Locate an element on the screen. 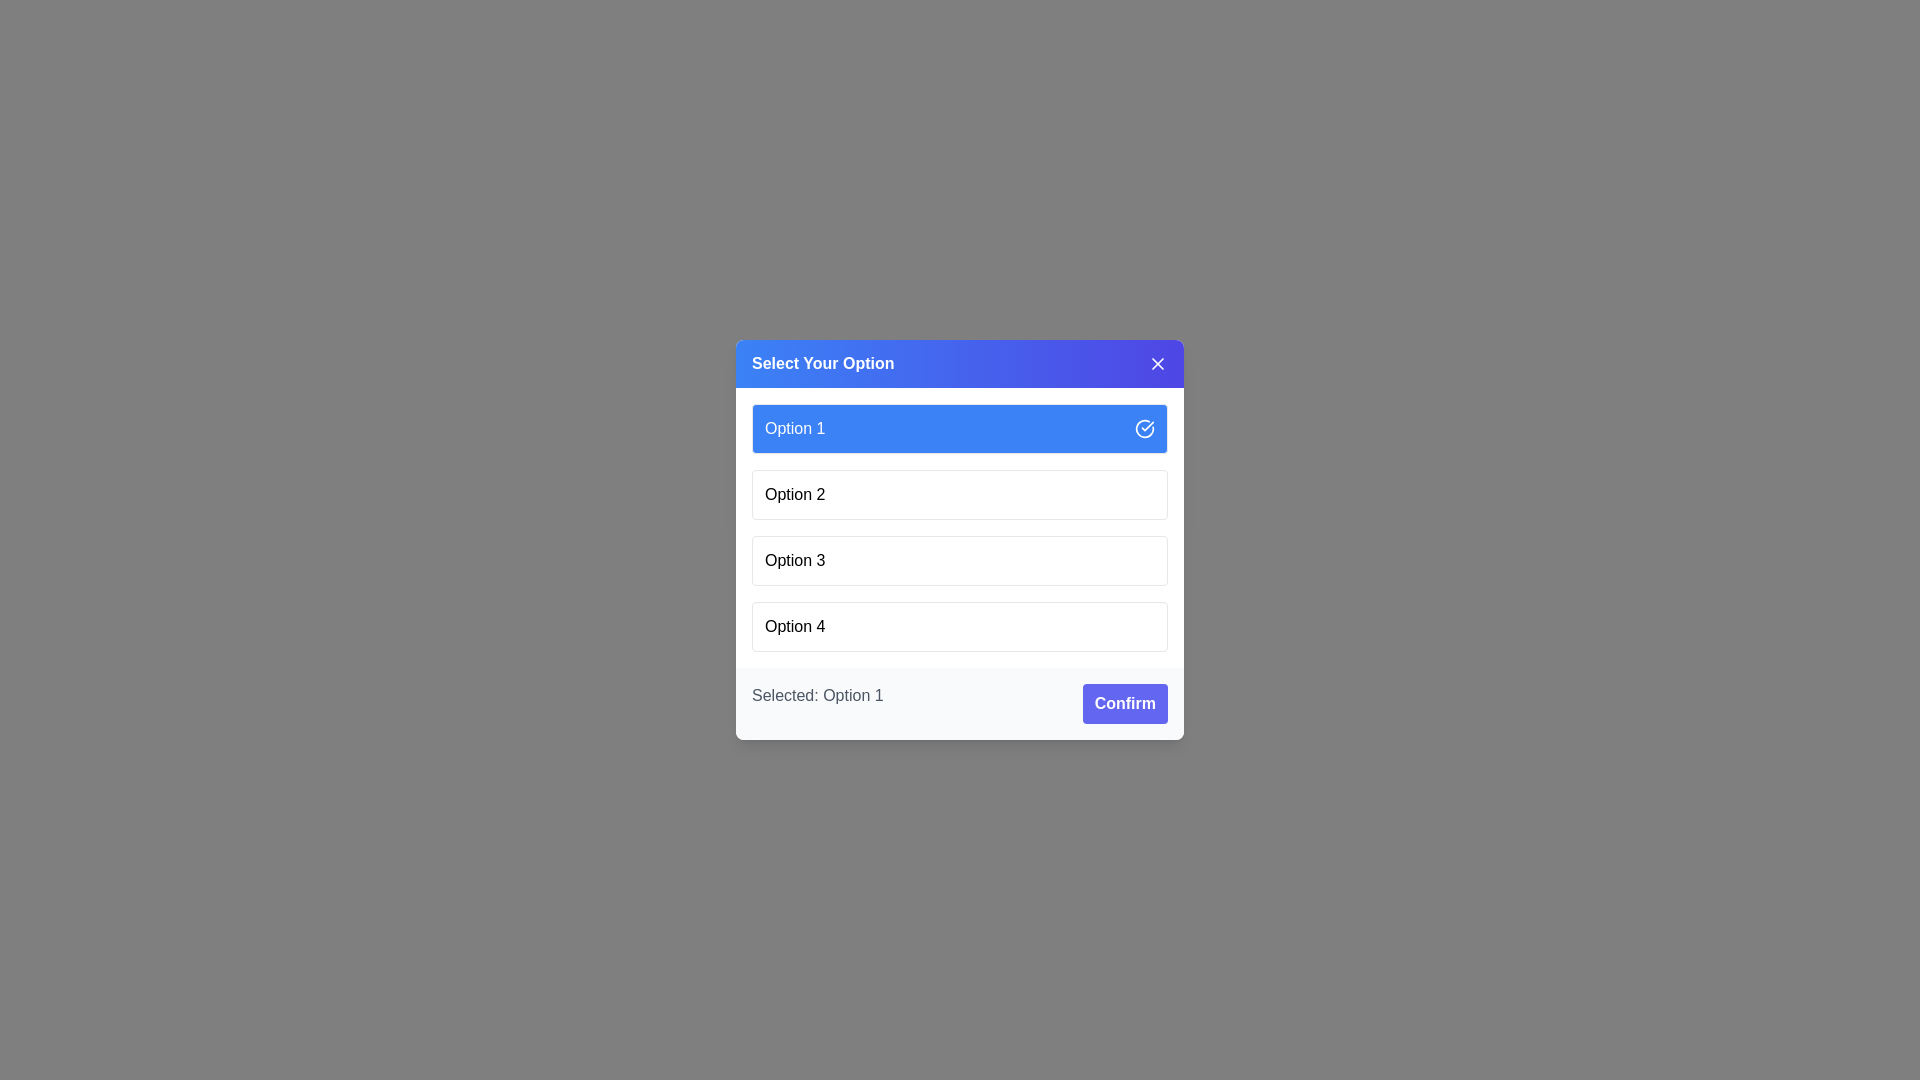 This screenshot has height=1080, width=1920. the Text Label that displays the currently selected option, located at the left side of the bottom section of the modal dialog, adjacent to the 'Confirm' button is located at coordinates (817, 703).